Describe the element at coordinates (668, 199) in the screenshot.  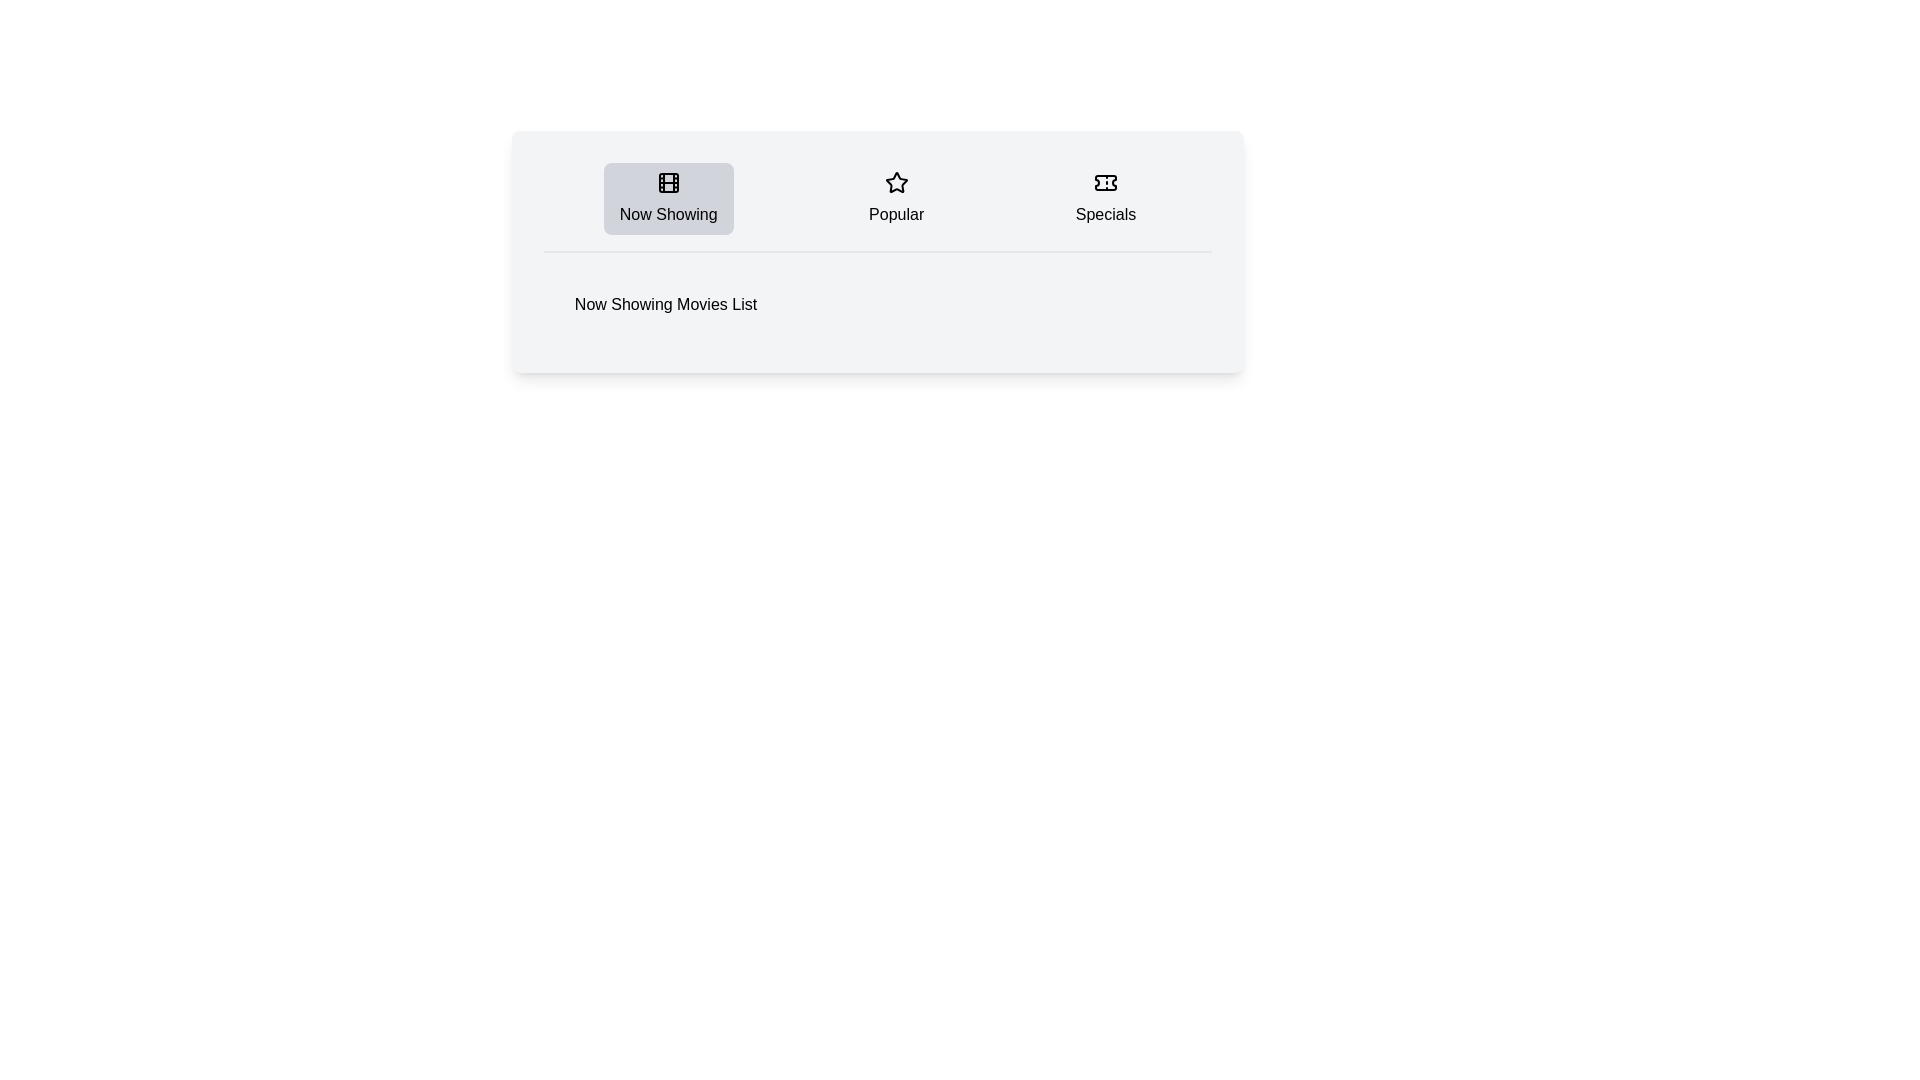
I see `the Now Showing tab by clicking on its button` at that location.